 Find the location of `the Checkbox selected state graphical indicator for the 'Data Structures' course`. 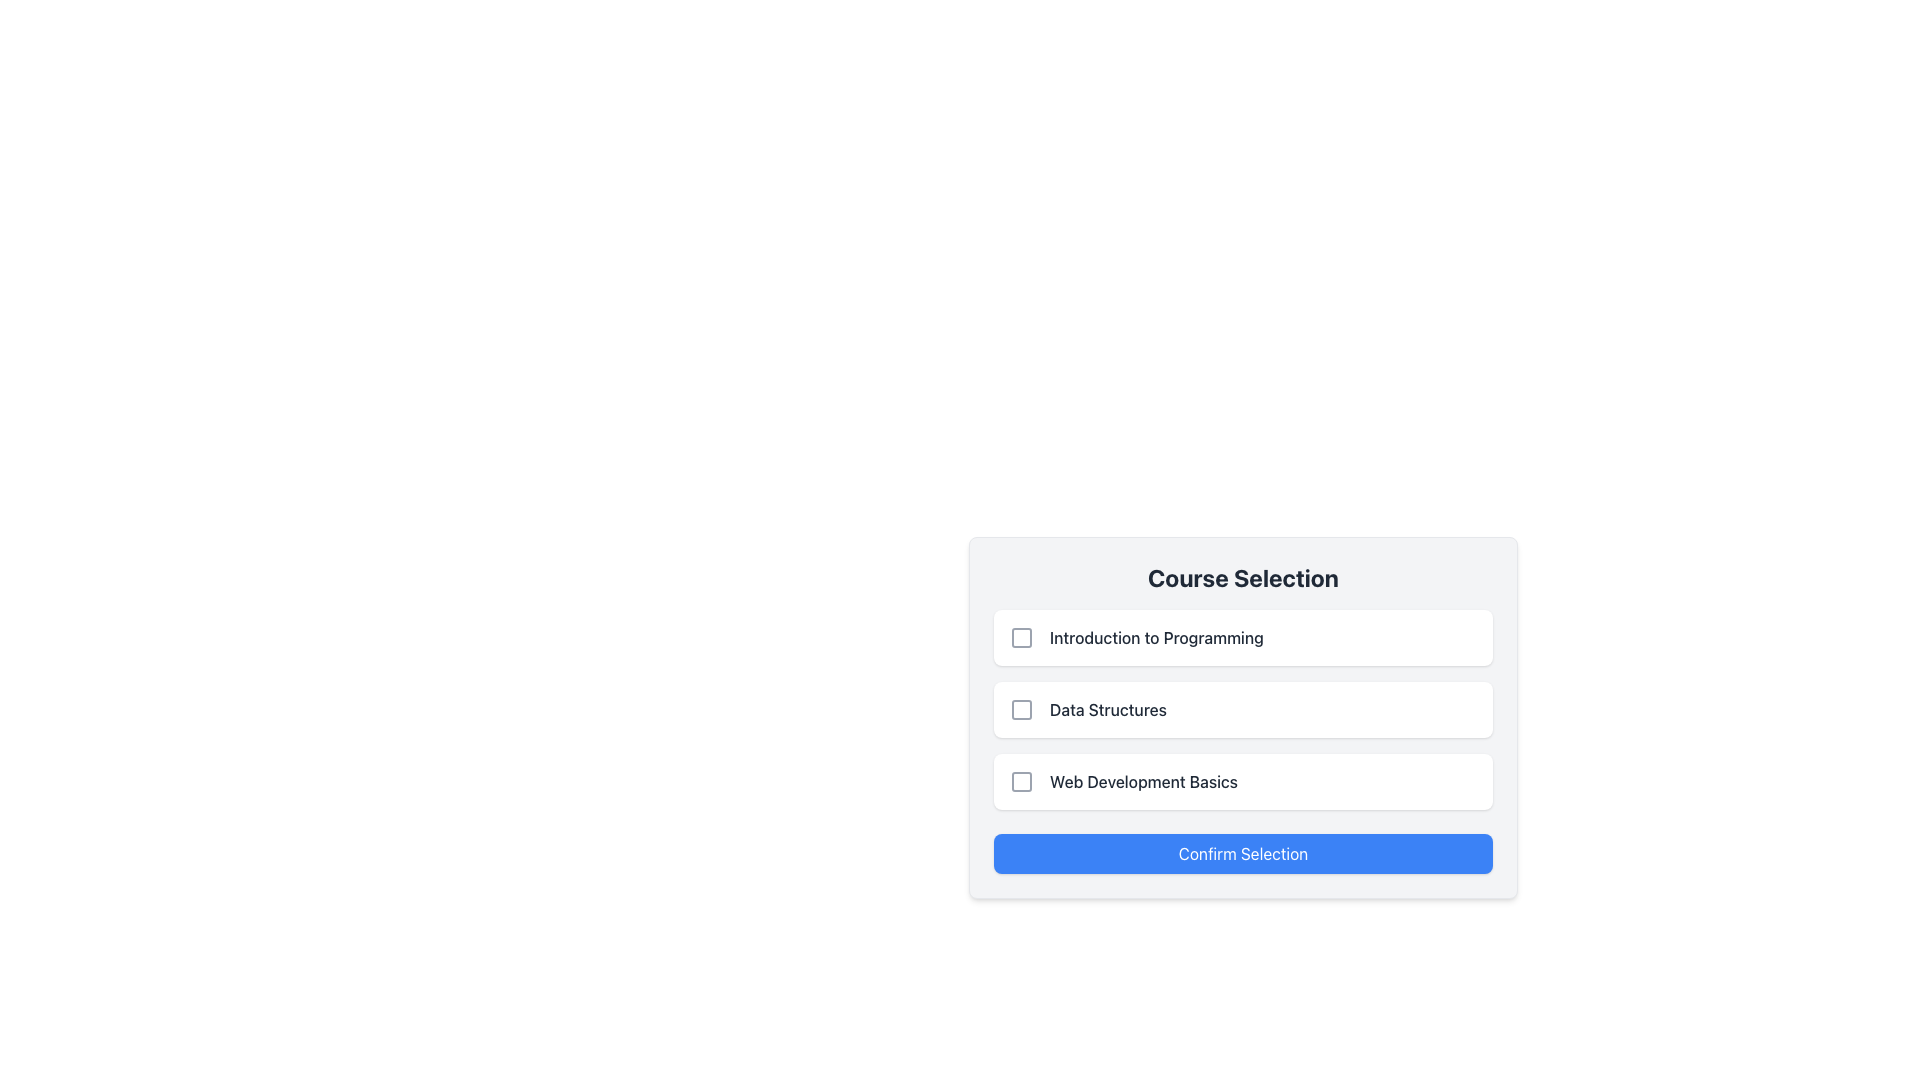

the Checkbox selected state graphical indicator for the 'Data Structures' course is located at coordinates (1022, 708).